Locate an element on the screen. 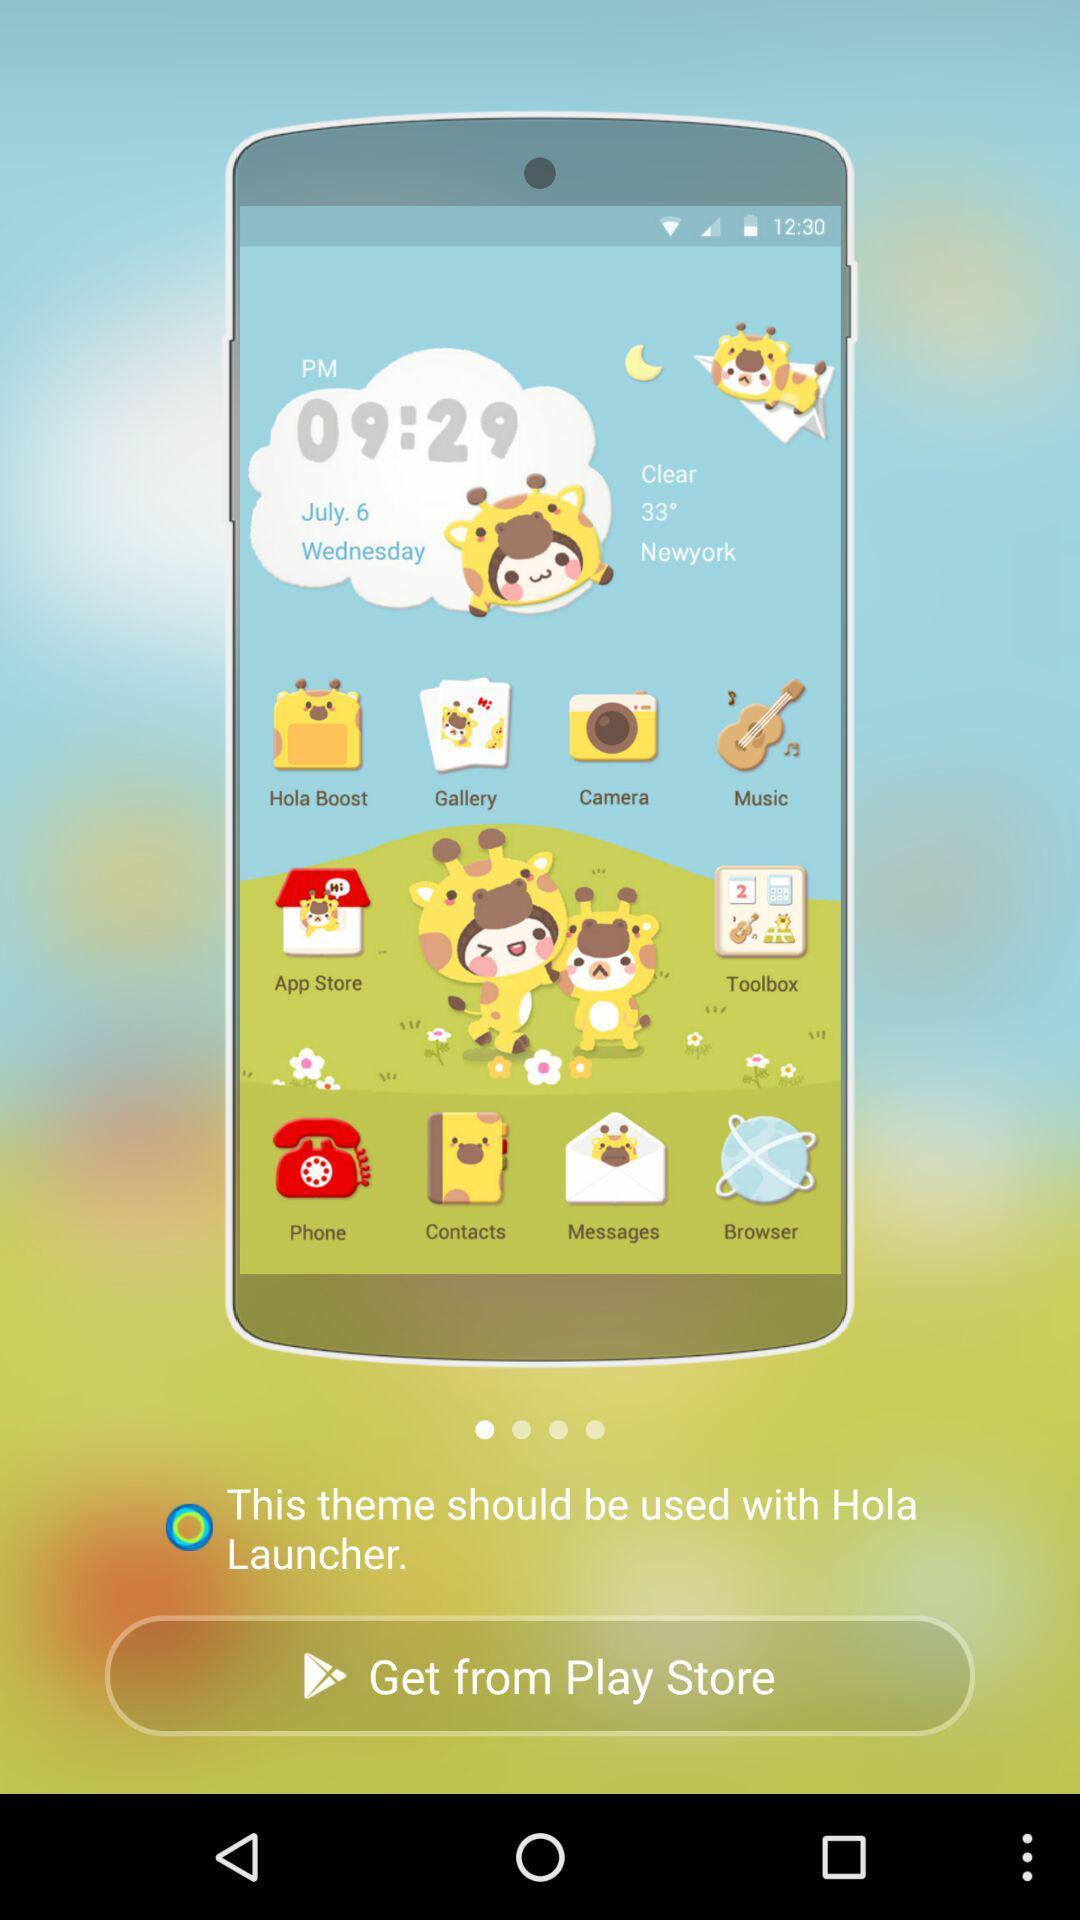 This screenshot has height=1920, width=1080. information of layout at hte first screen is located at coordinates (484, 1428).